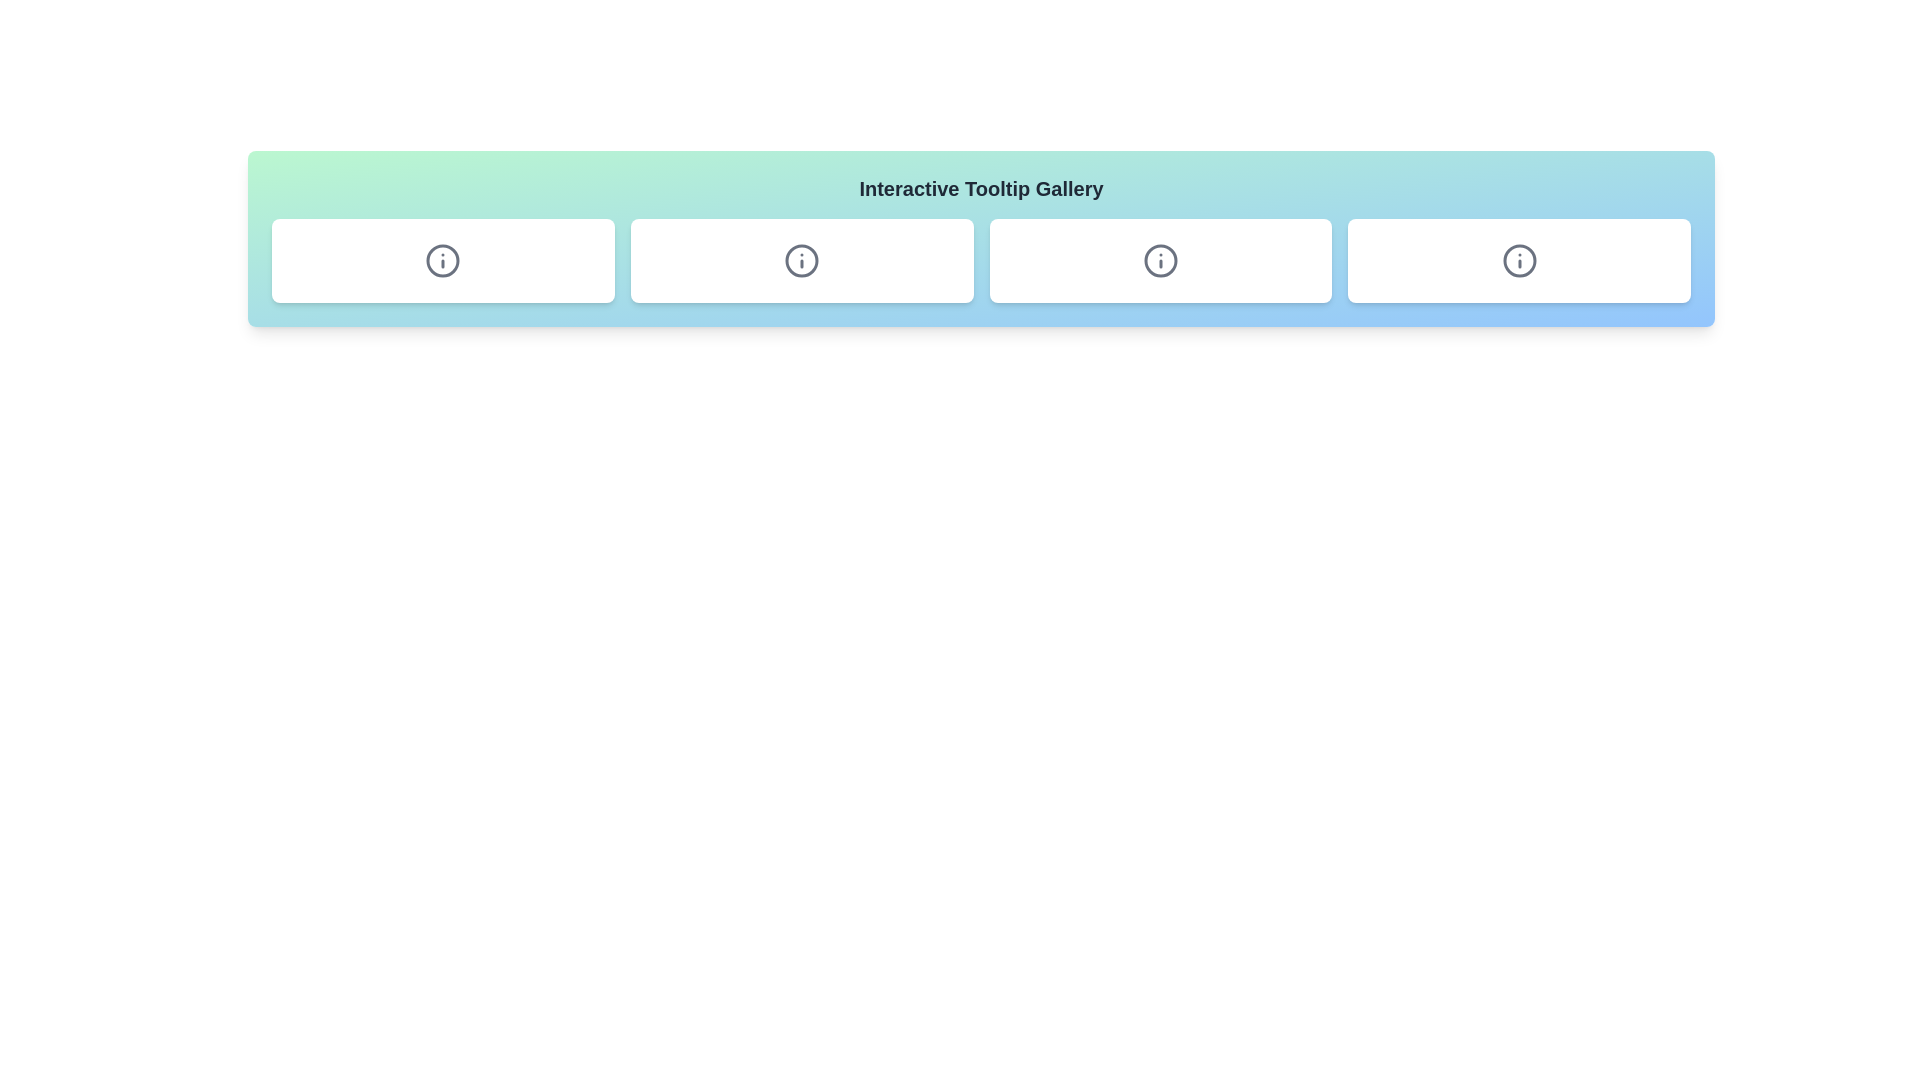  What do you see at coordinates (1160, 260) in the screenshot?
I see `the circular icon with an 'i' symbol that is the third from the left among four similar icons, located beneath the header 'Interactive Tooltip Gallery'` at bounding box center [1160, 260].